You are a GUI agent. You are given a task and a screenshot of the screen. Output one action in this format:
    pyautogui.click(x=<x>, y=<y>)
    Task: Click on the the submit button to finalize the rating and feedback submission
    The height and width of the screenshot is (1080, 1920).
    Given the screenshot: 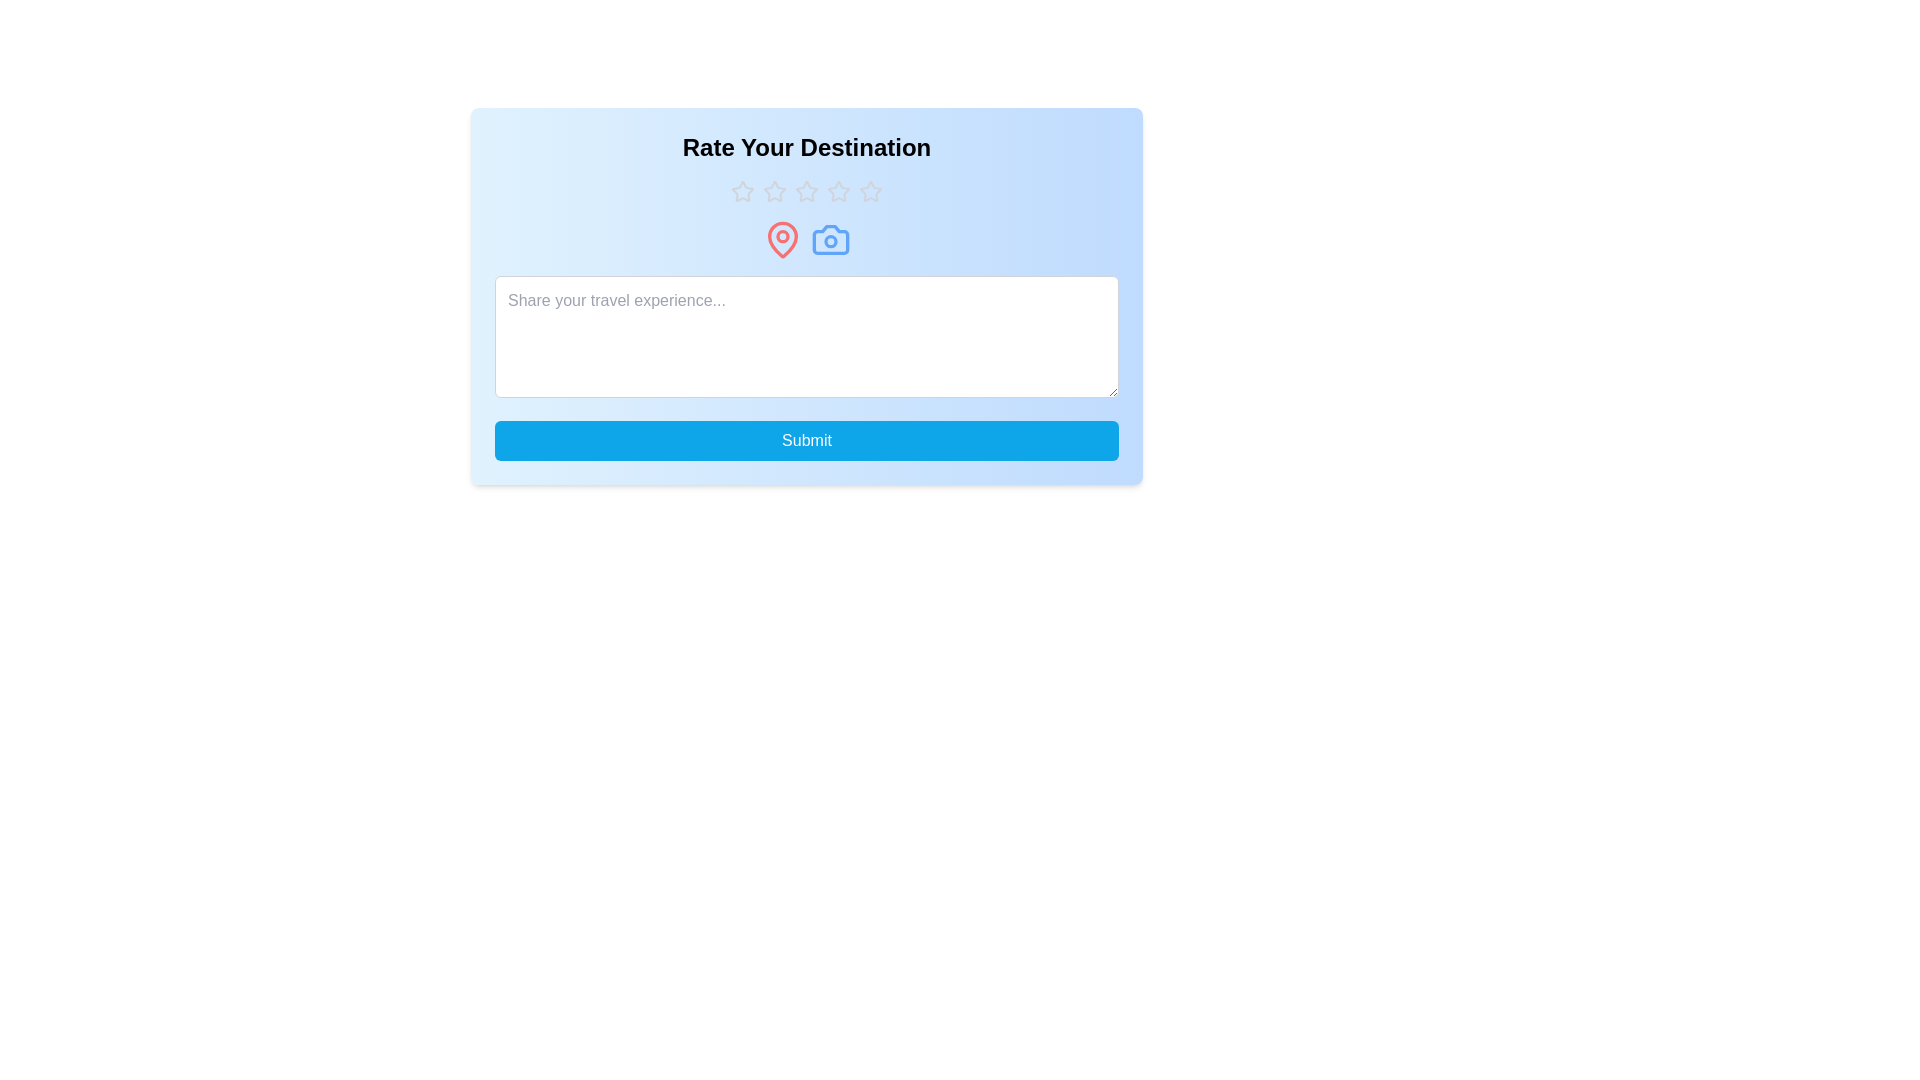 What is the action you would take?
    pyautogui.click(x=806, y=439)
    